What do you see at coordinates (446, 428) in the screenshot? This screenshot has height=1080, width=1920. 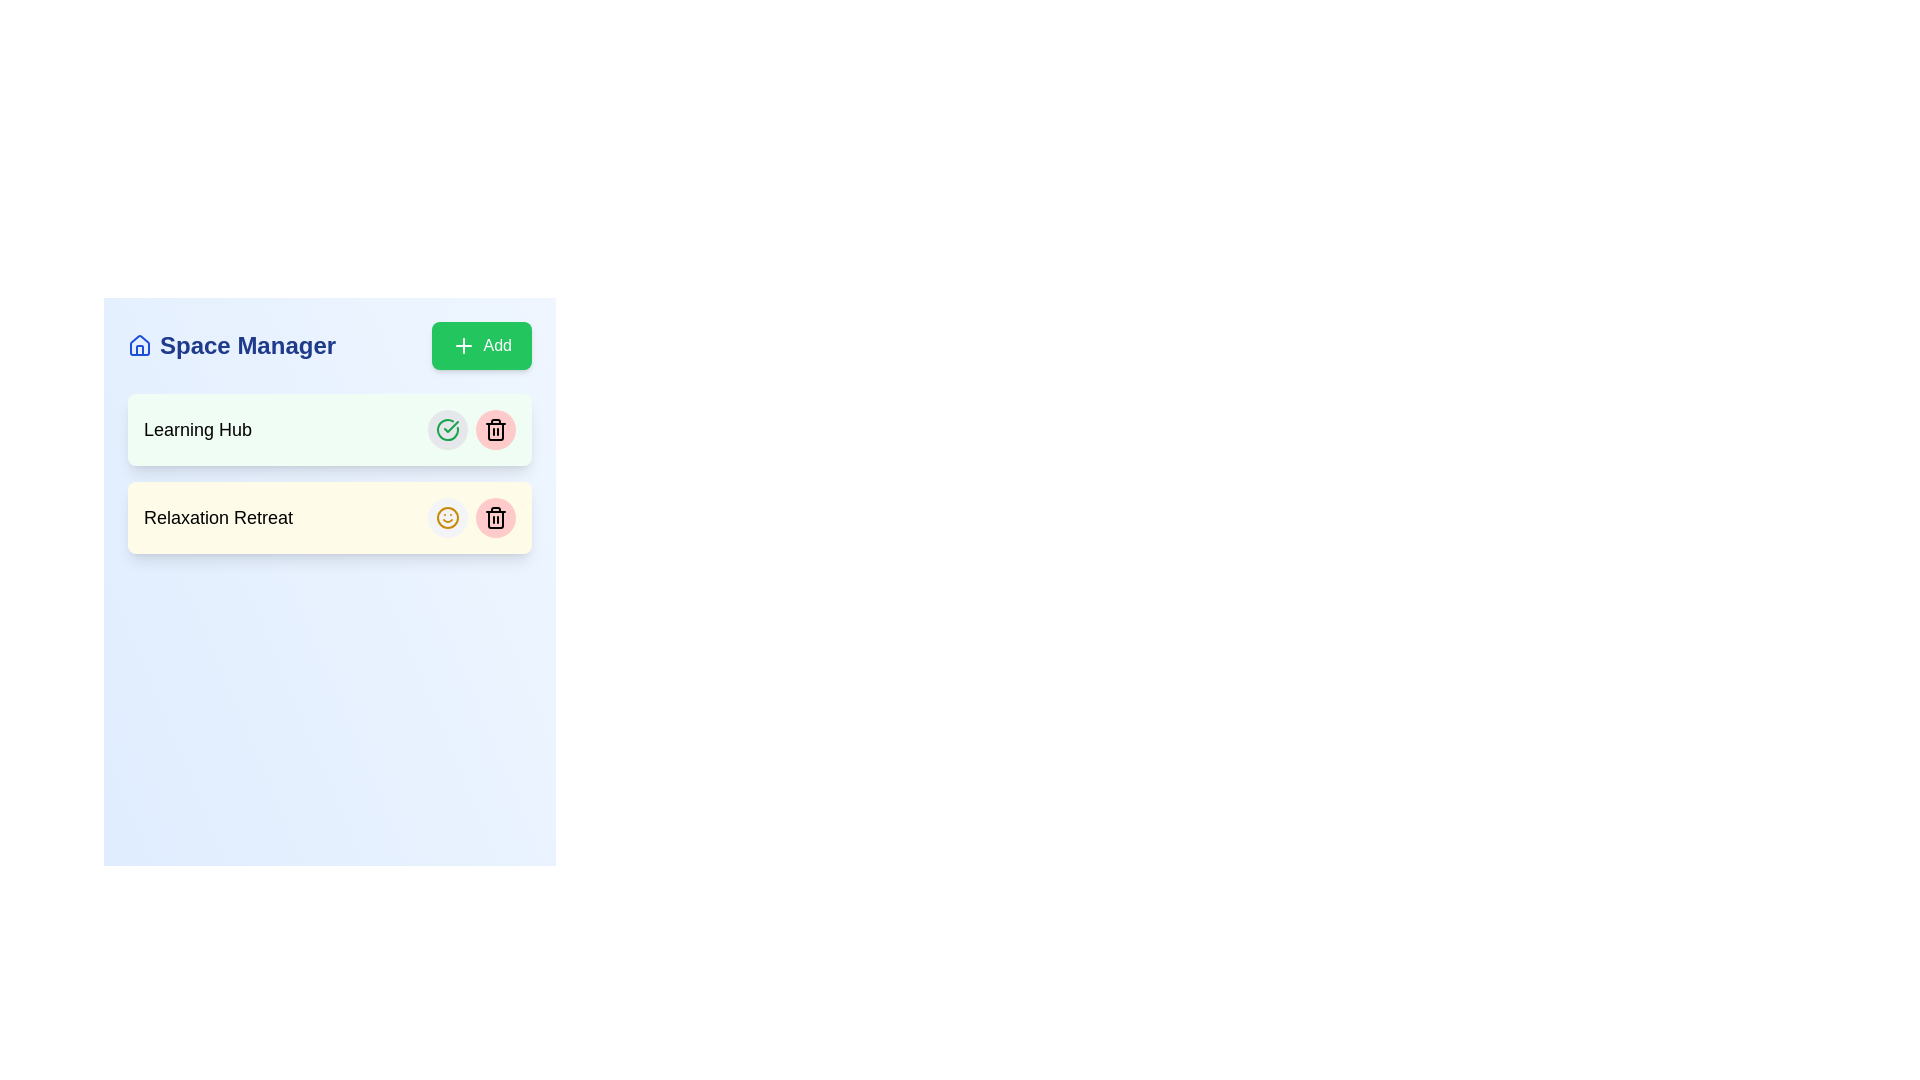 I see `the confirmation button for the 'Learning Hub' item` at bounding box center [446, 428].